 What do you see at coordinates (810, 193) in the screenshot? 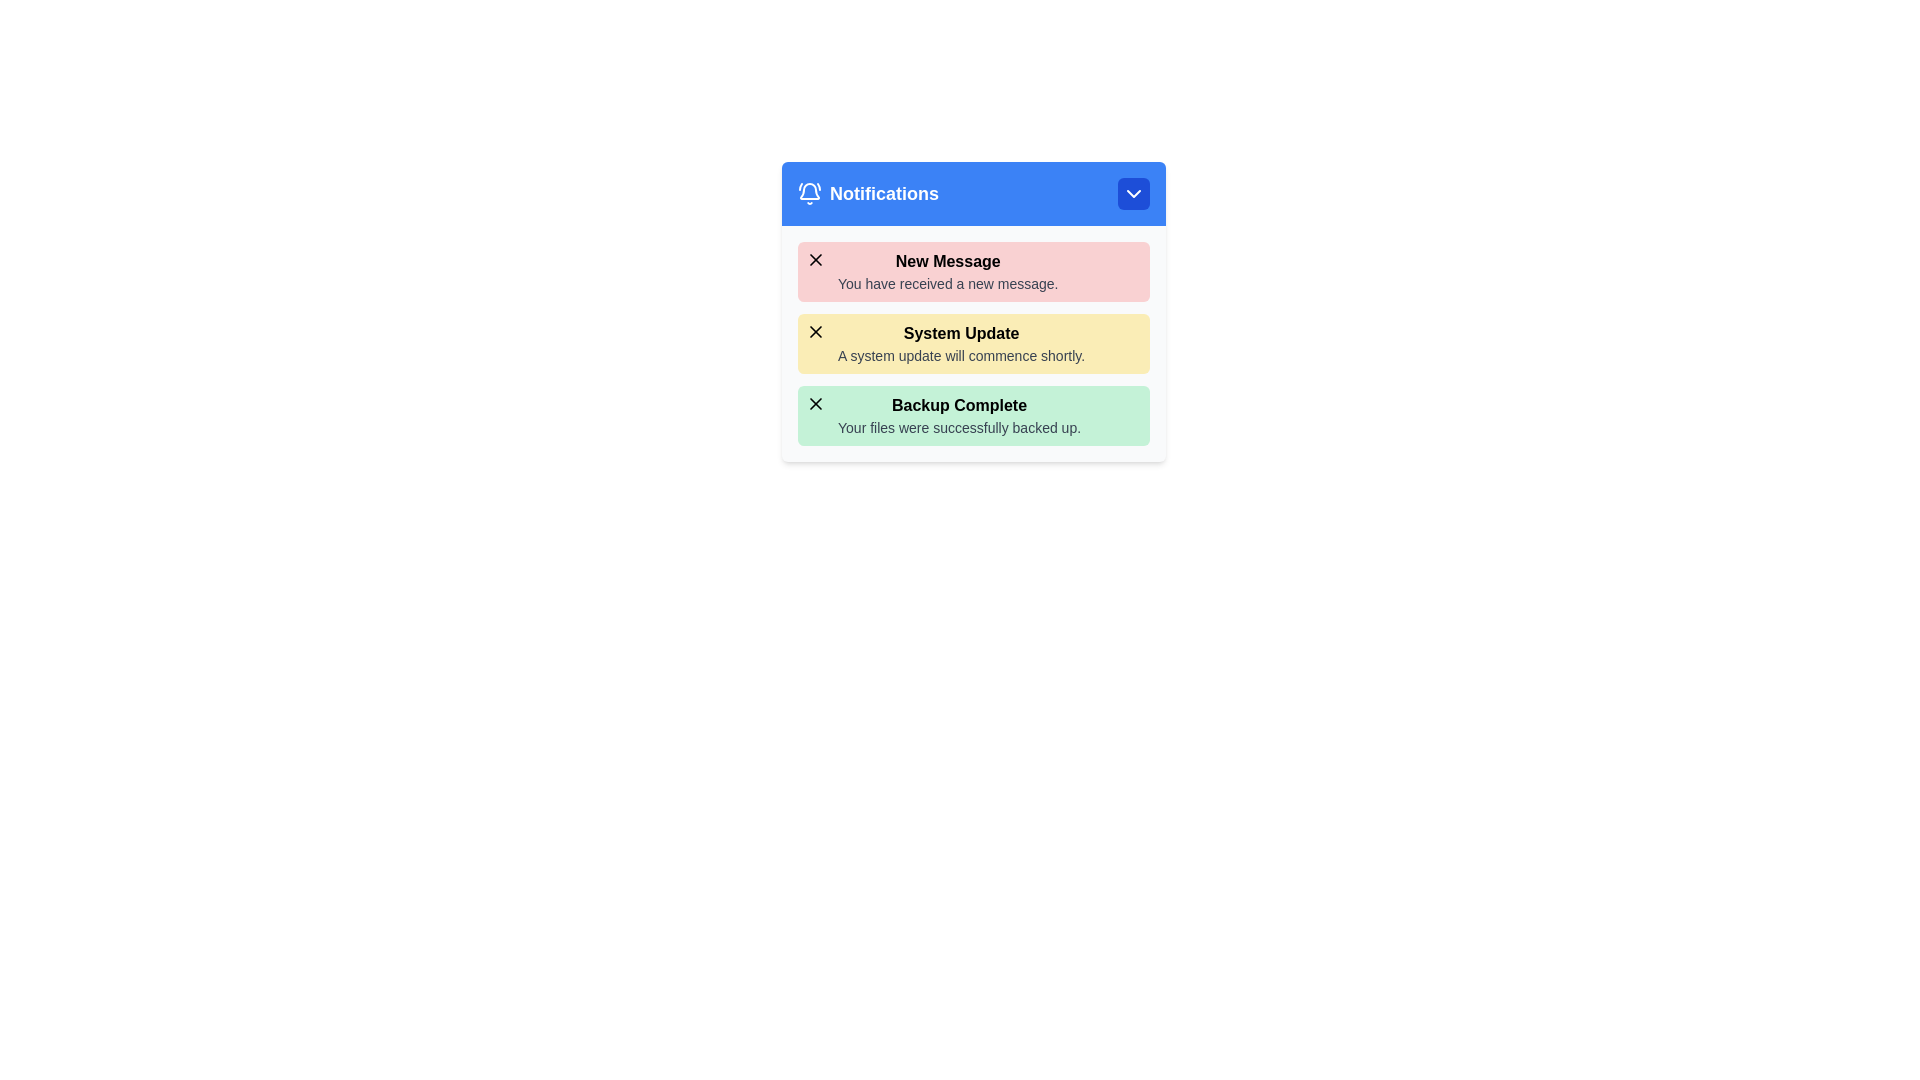
I see `the Notifications bell icon, which is styled with a blue background and white outline, located next to the text 'Notifications'` at bounding box center [810, 193].